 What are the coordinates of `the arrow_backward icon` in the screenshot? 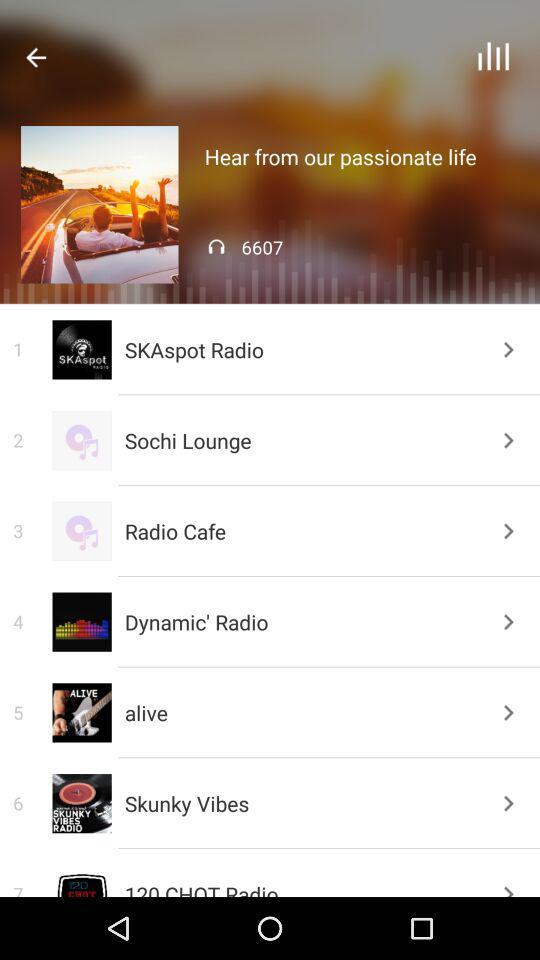 It's located at (36, 56).